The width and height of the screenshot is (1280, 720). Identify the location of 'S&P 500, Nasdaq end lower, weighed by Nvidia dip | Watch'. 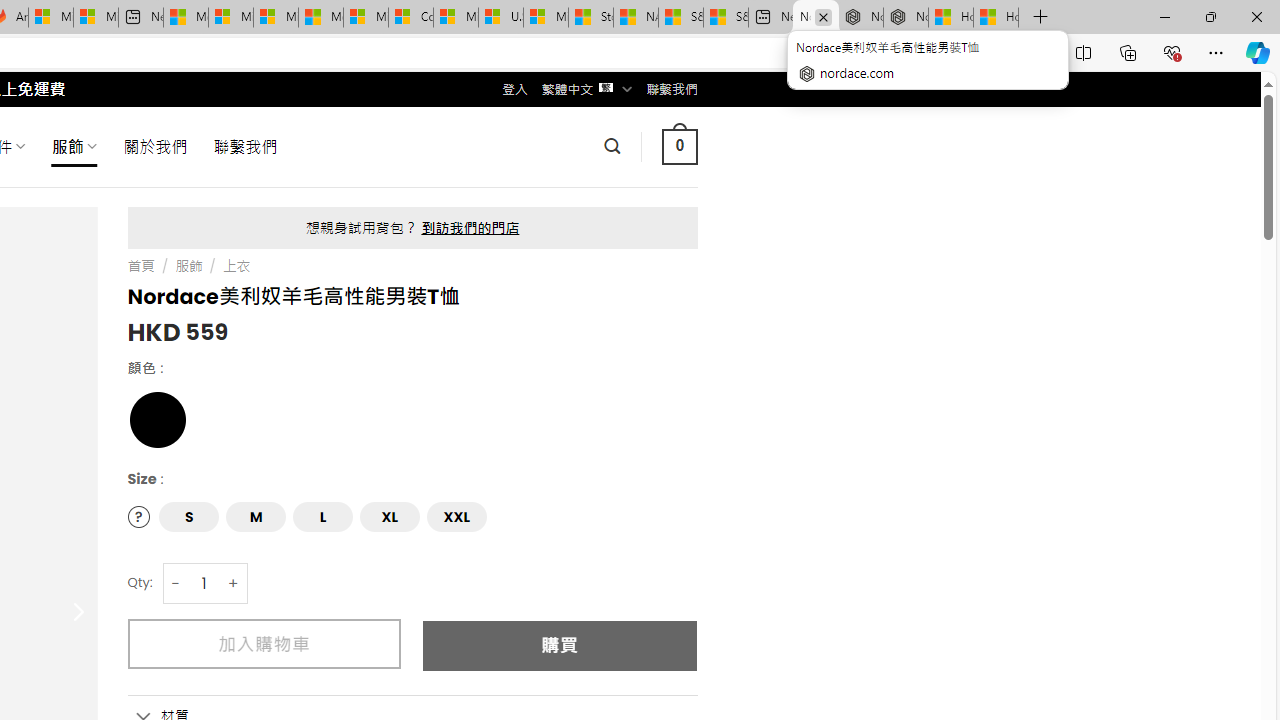
(724, 17).